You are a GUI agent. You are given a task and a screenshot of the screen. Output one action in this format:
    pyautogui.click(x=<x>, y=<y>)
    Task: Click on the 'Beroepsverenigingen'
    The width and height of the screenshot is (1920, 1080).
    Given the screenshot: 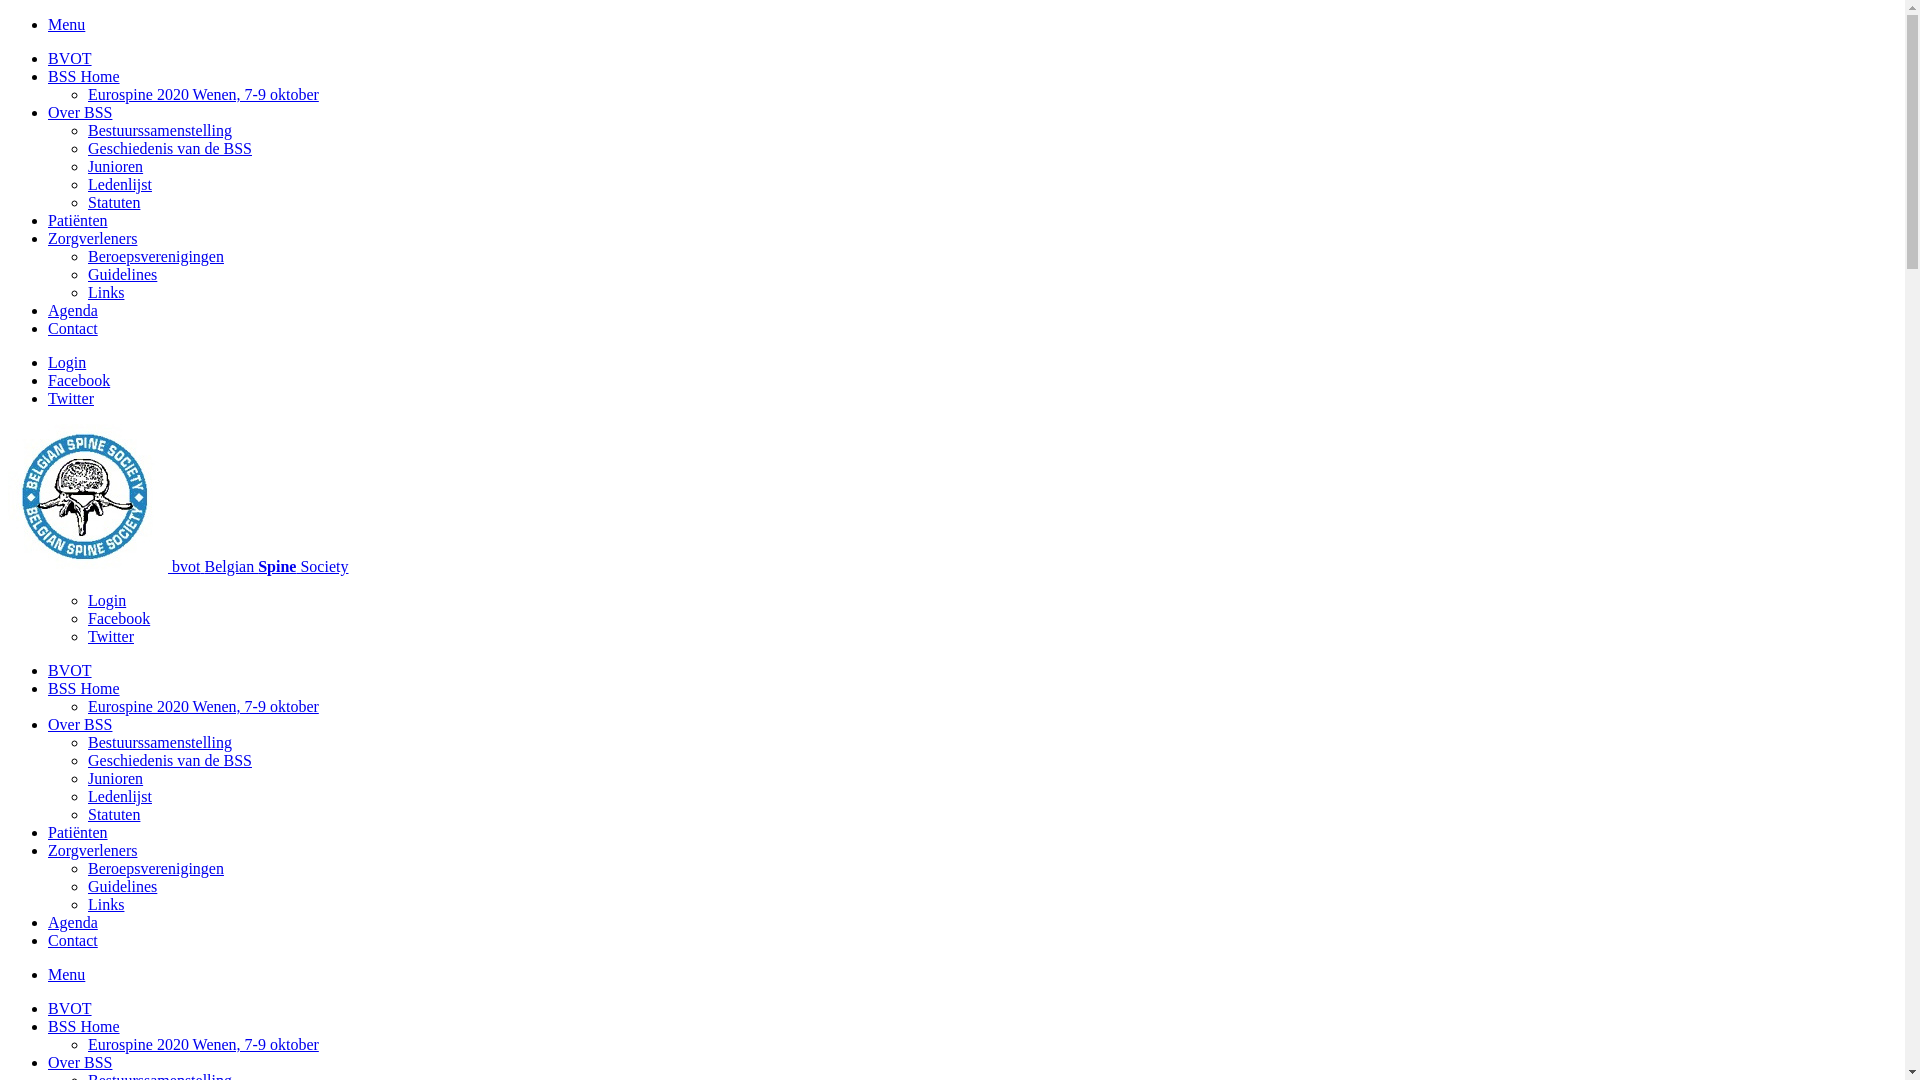 What is the action you would take?
    pyautogui.click(x=155, y=255)
    